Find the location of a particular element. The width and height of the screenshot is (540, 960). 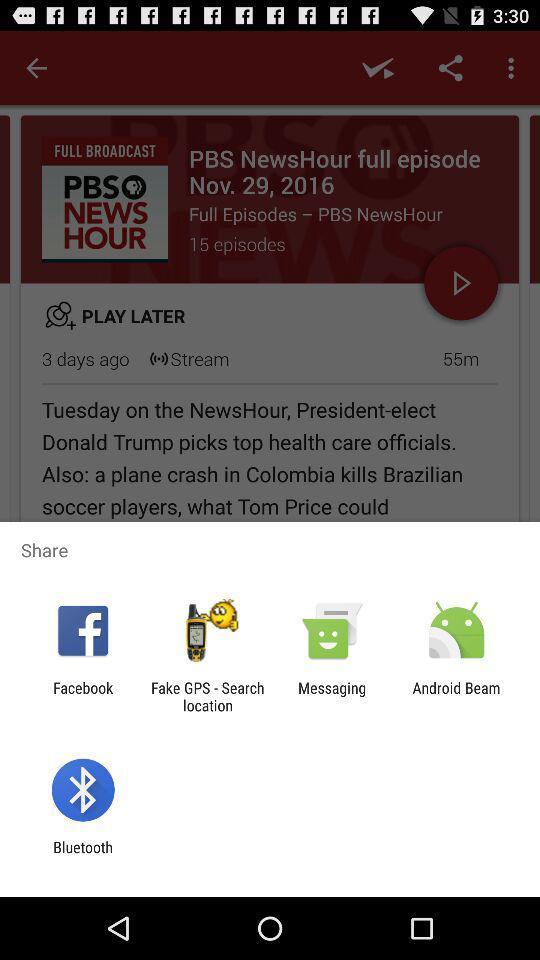

the icon next to fake gps search icon is located at coordinates (82, 696).